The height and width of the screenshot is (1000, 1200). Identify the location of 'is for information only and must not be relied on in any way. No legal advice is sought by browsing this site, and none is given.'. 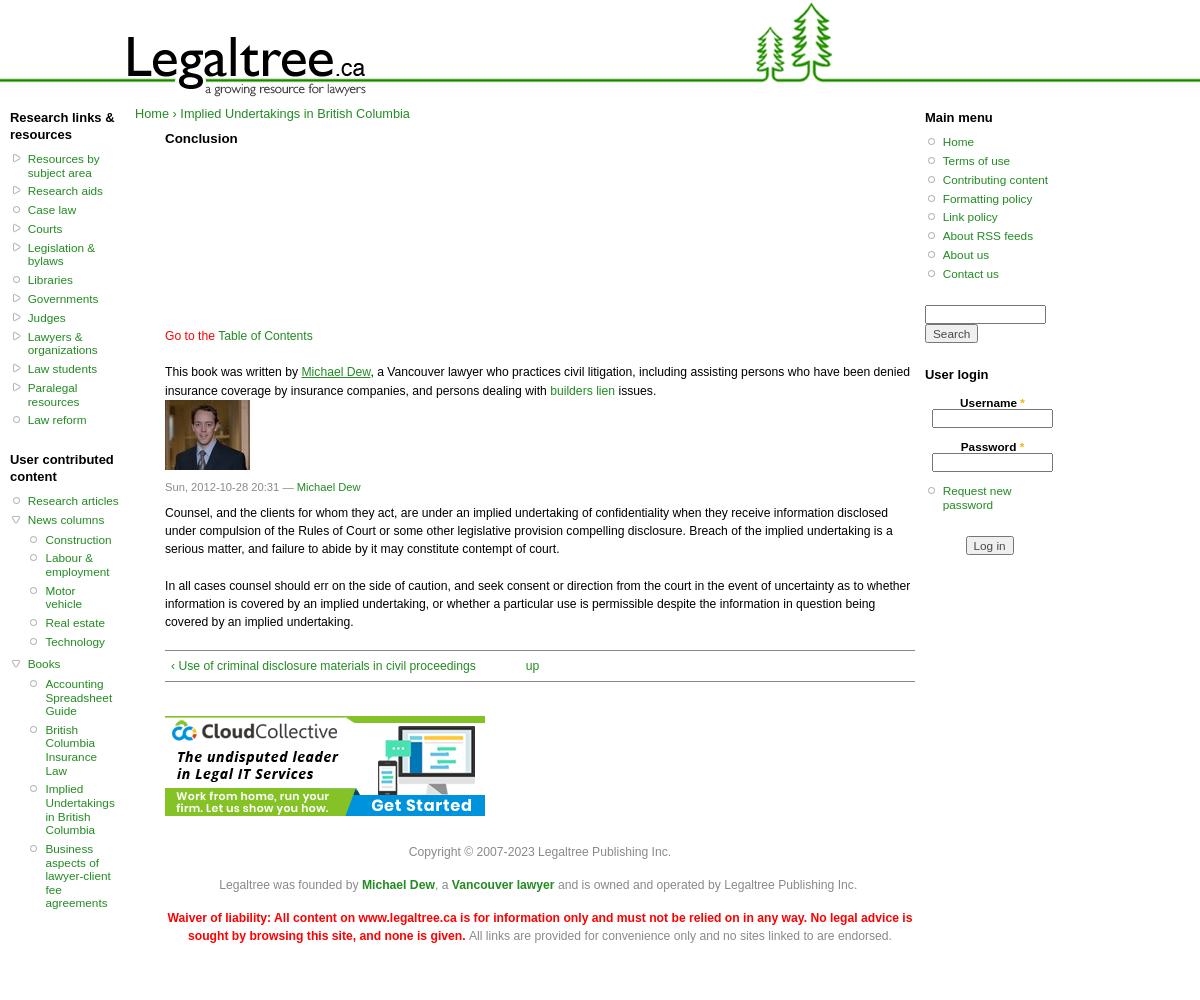
(548, 926).